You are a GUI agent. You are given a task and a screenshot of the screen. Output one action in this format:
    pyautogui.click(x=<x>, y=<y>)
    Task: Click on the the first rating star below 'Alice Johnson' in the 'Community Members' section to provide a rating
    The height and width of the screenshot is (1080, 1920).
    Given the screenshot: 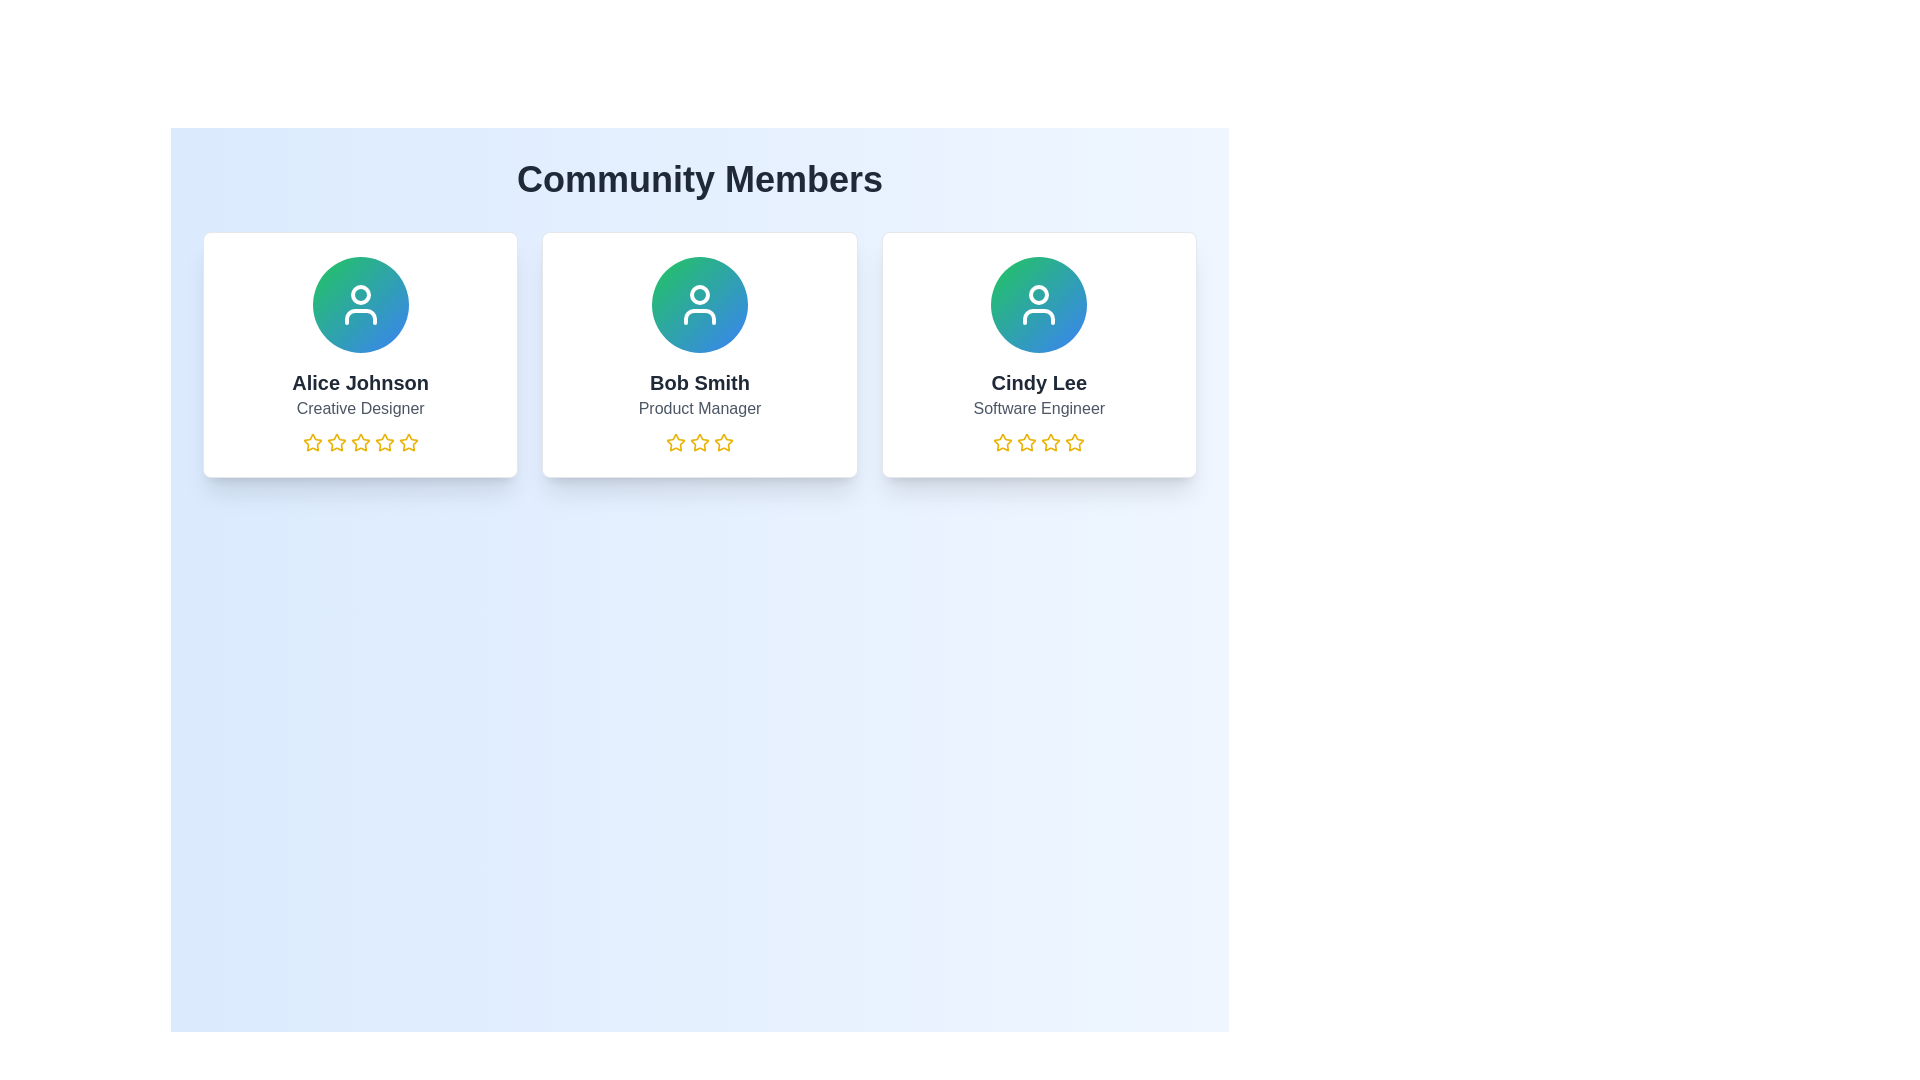 What is the action you would take?
    pyautogui.click(x=360, y=441)
    